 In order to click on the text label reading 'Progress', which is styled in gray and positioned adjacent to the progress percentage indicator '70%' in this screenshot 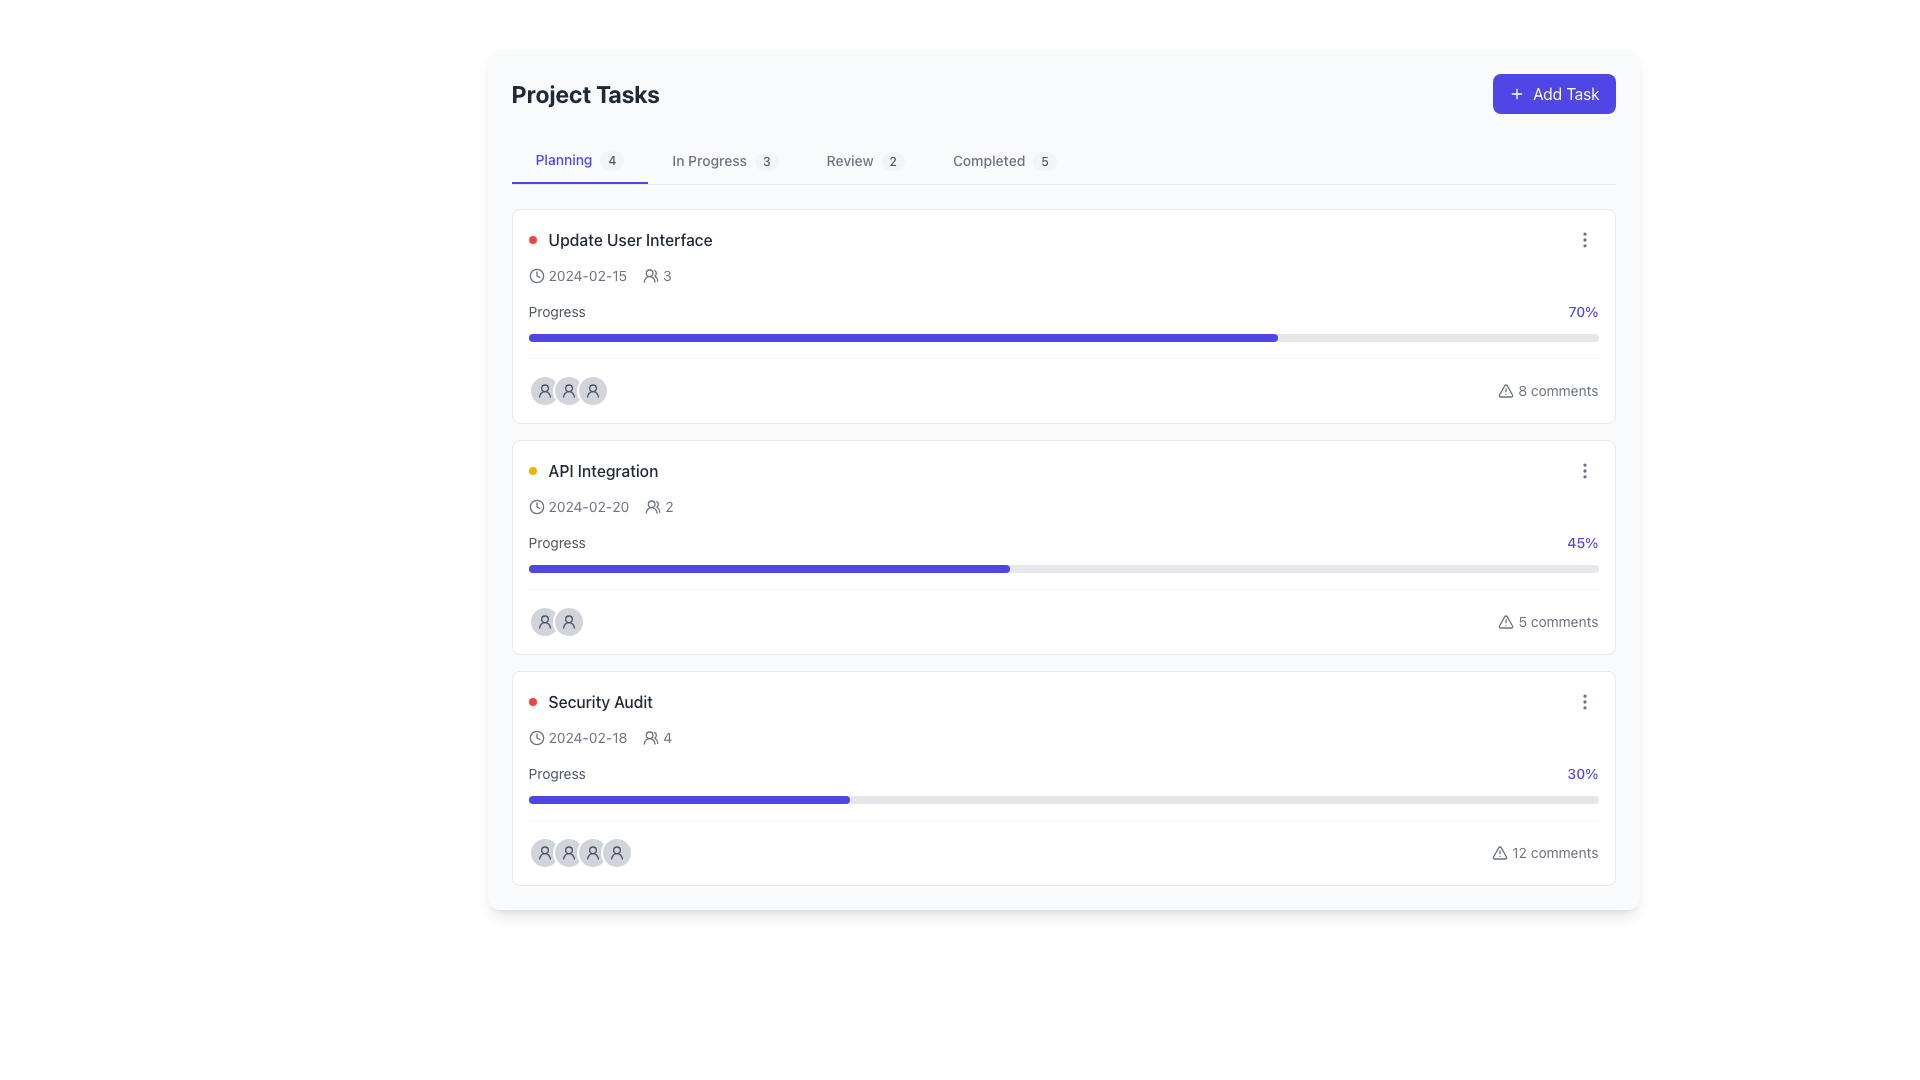, I will do `click(557, 312)`.